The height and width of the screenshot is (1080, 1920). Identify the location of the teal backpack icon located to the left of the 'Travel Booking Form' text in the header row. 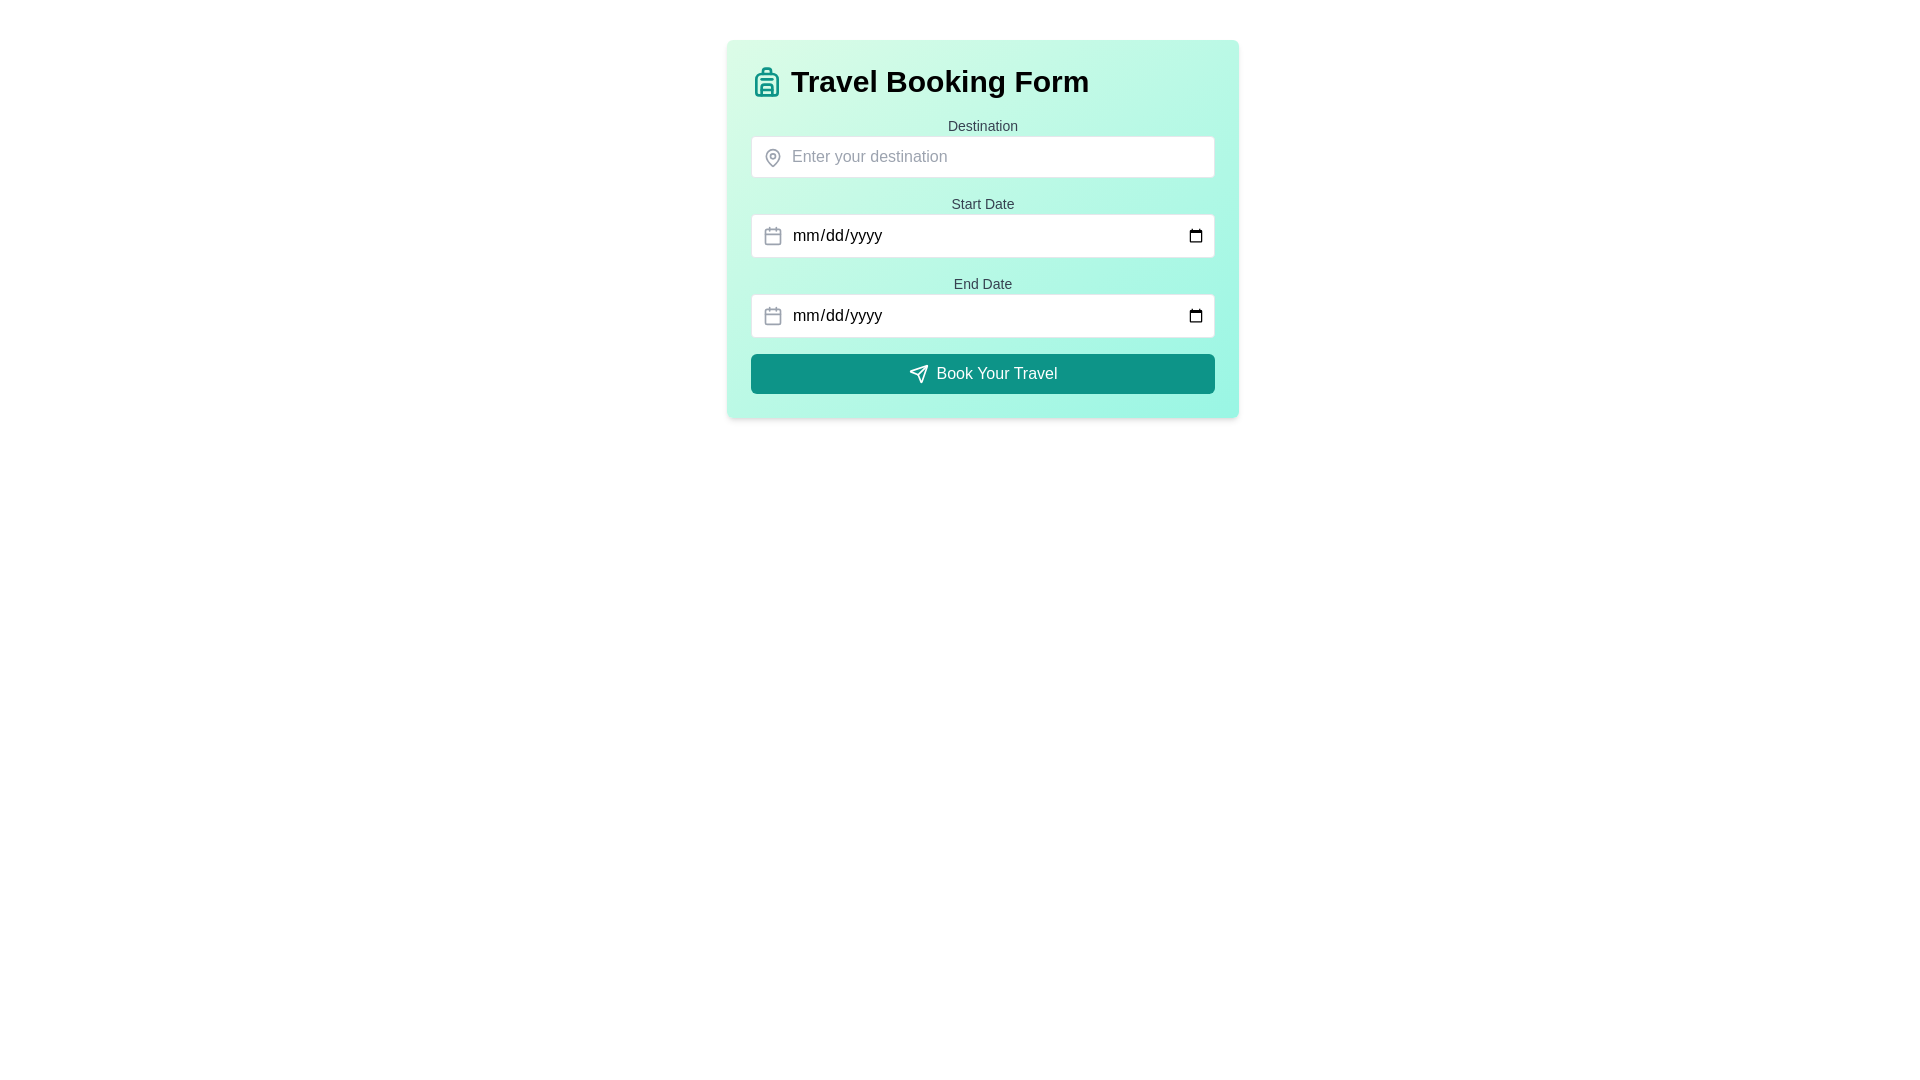
(766, 80).